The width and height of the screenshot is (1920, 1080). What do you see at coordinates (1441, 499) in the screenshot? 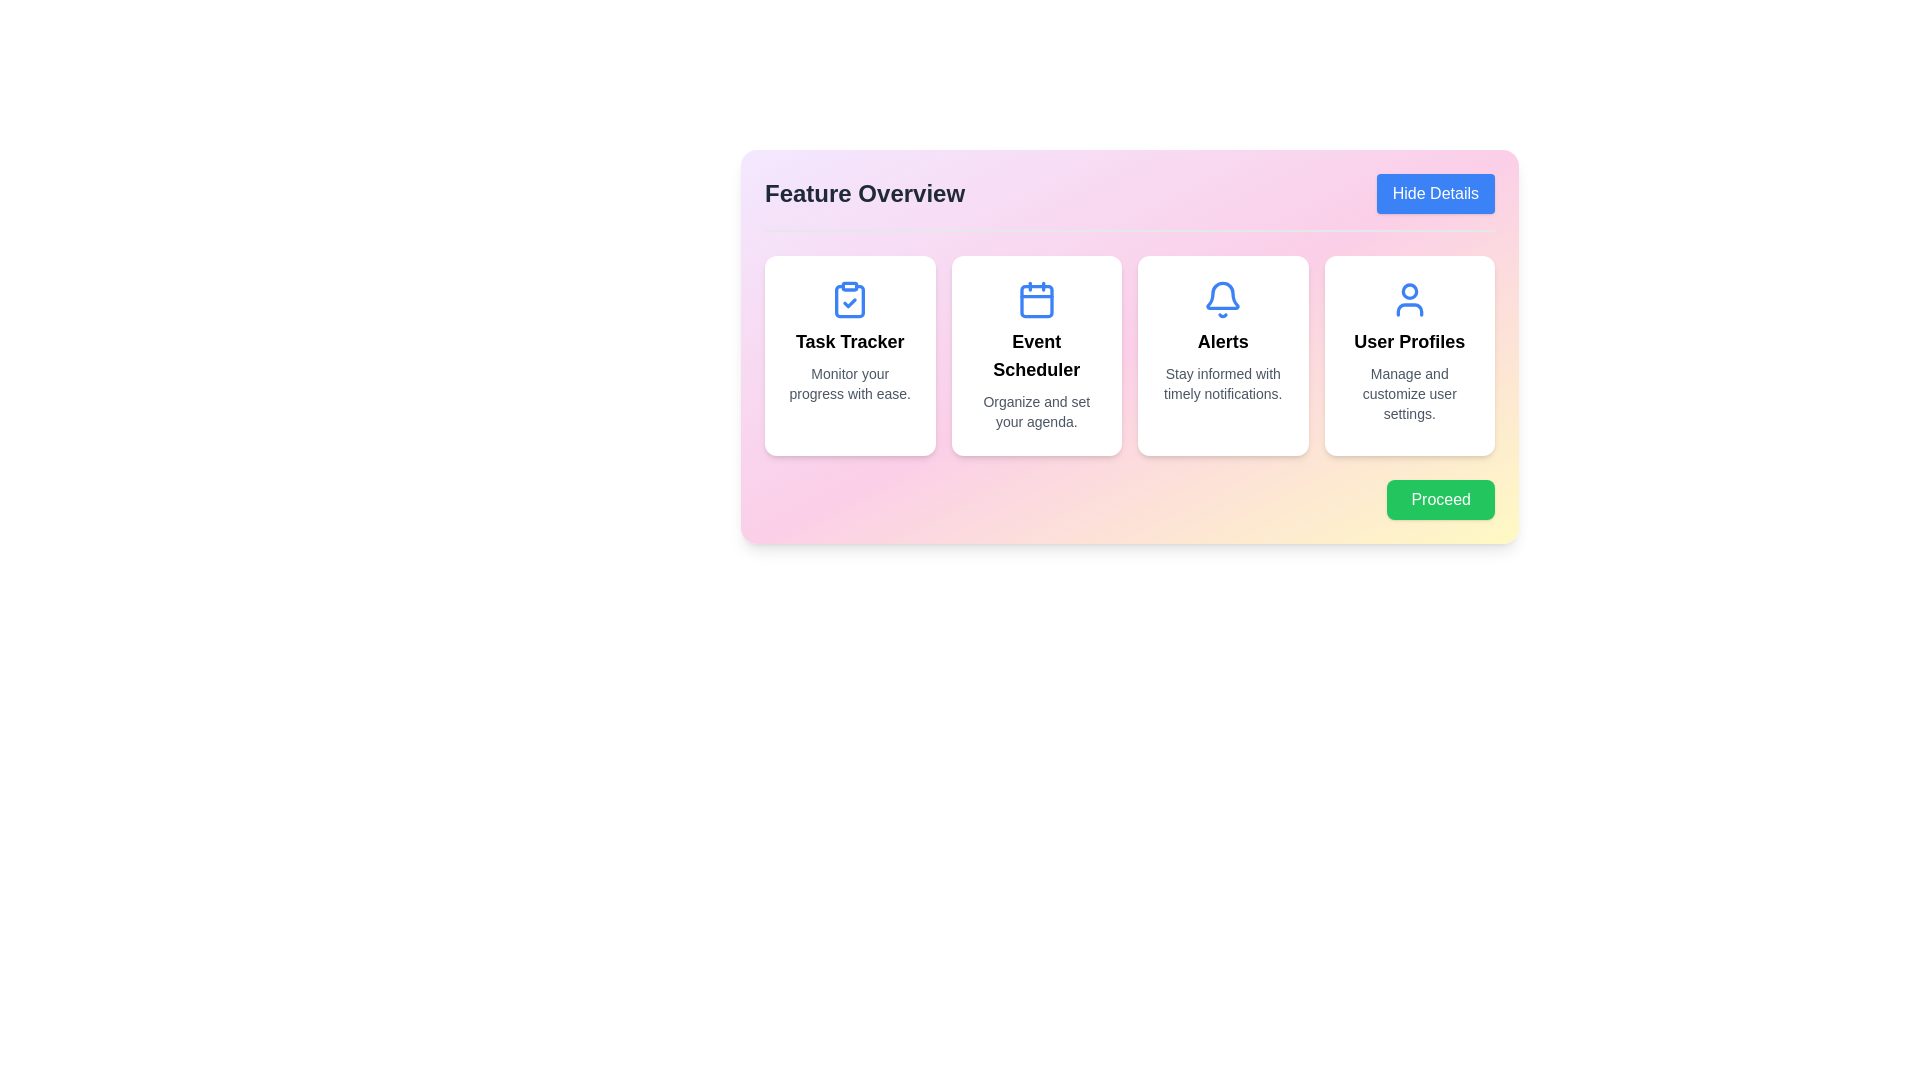
I see `the green button labeled 'Proceed' to observe the color change effect when hovered` at bounding box center [1441, 499].